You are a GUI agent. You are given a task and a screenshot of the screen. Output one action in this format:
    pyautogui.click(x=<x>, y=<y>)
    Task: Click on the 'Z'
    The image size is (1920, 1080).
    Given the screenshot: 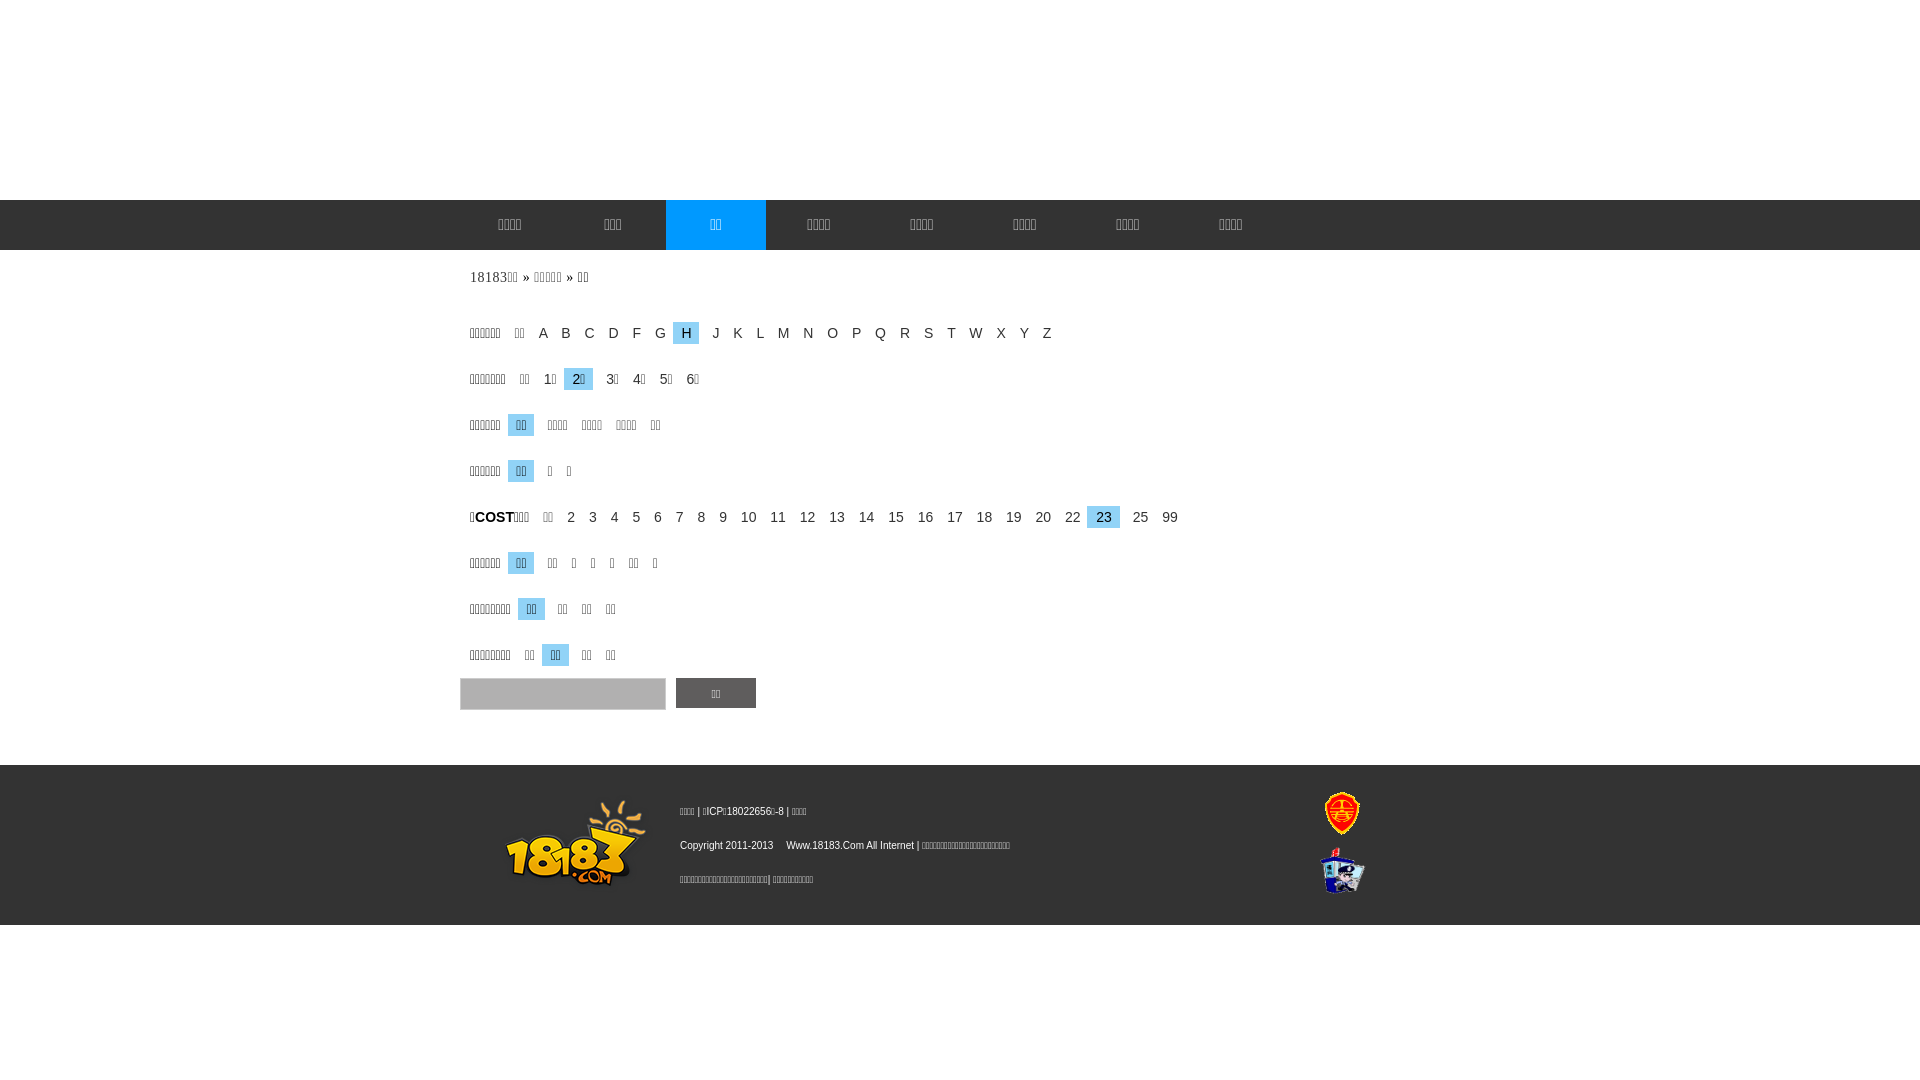 What is the action you would take?
    pyautogui.click(x=1041, y=331)
    